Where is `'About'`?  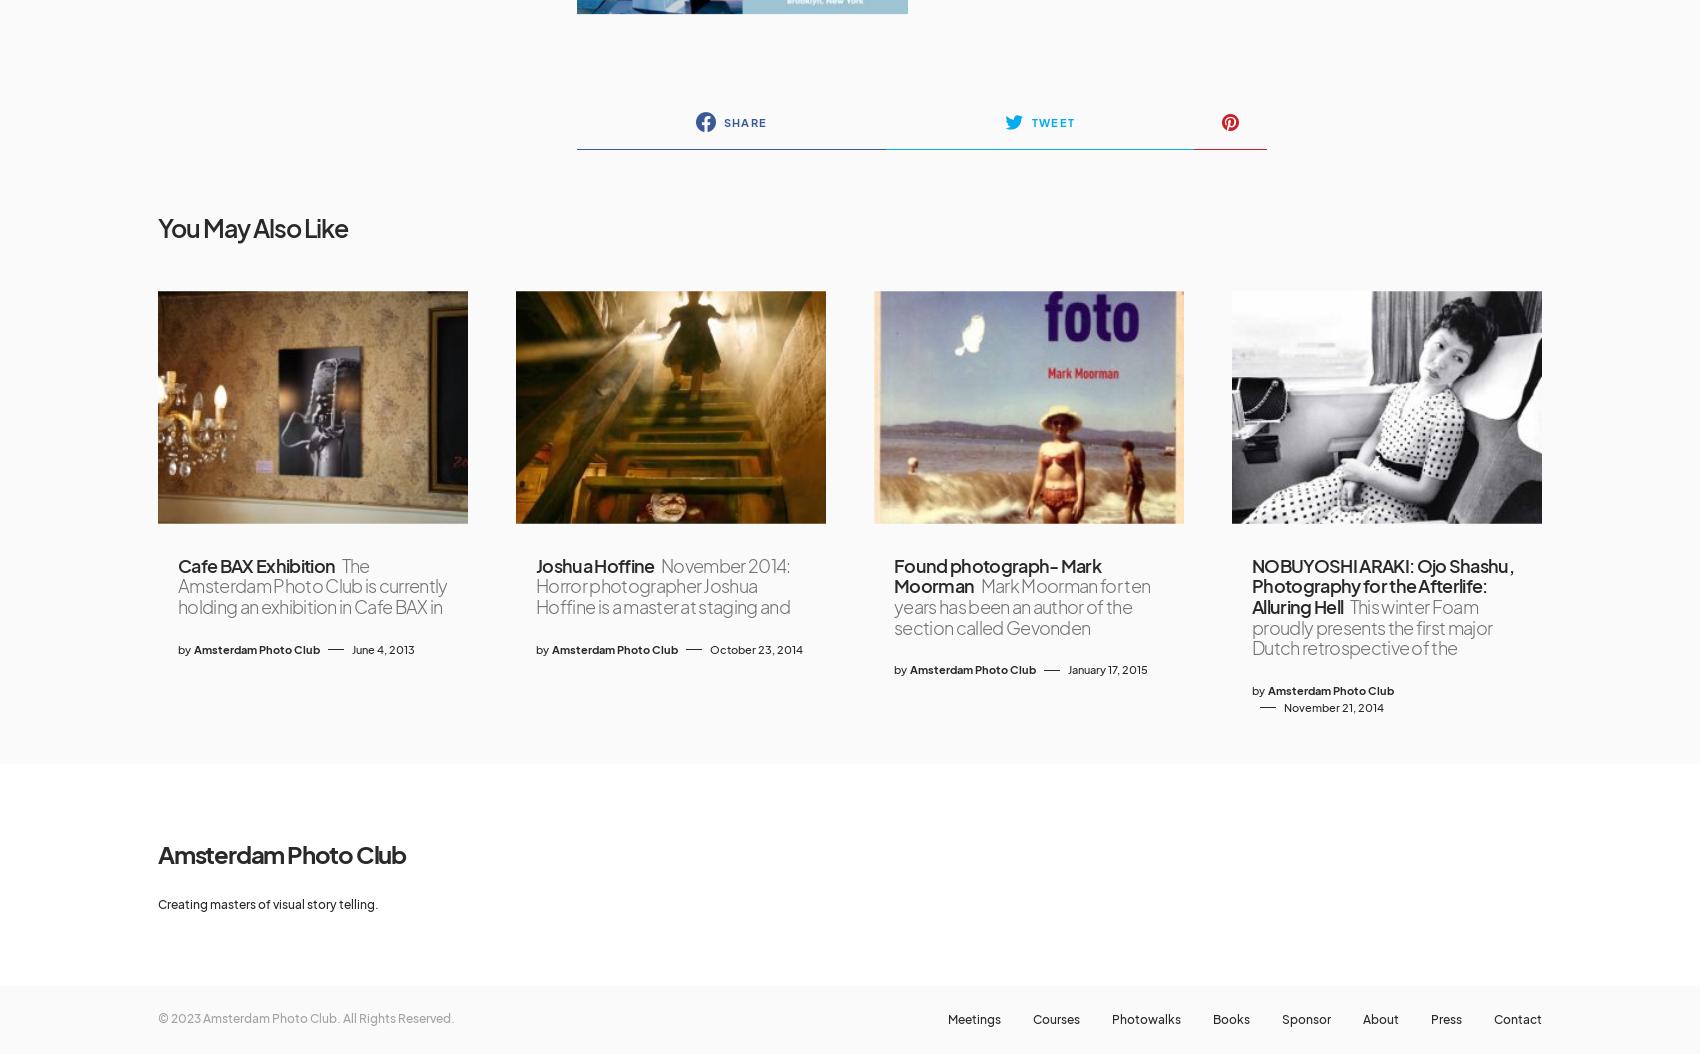
'About' is located at coordinates (1363, 1018).